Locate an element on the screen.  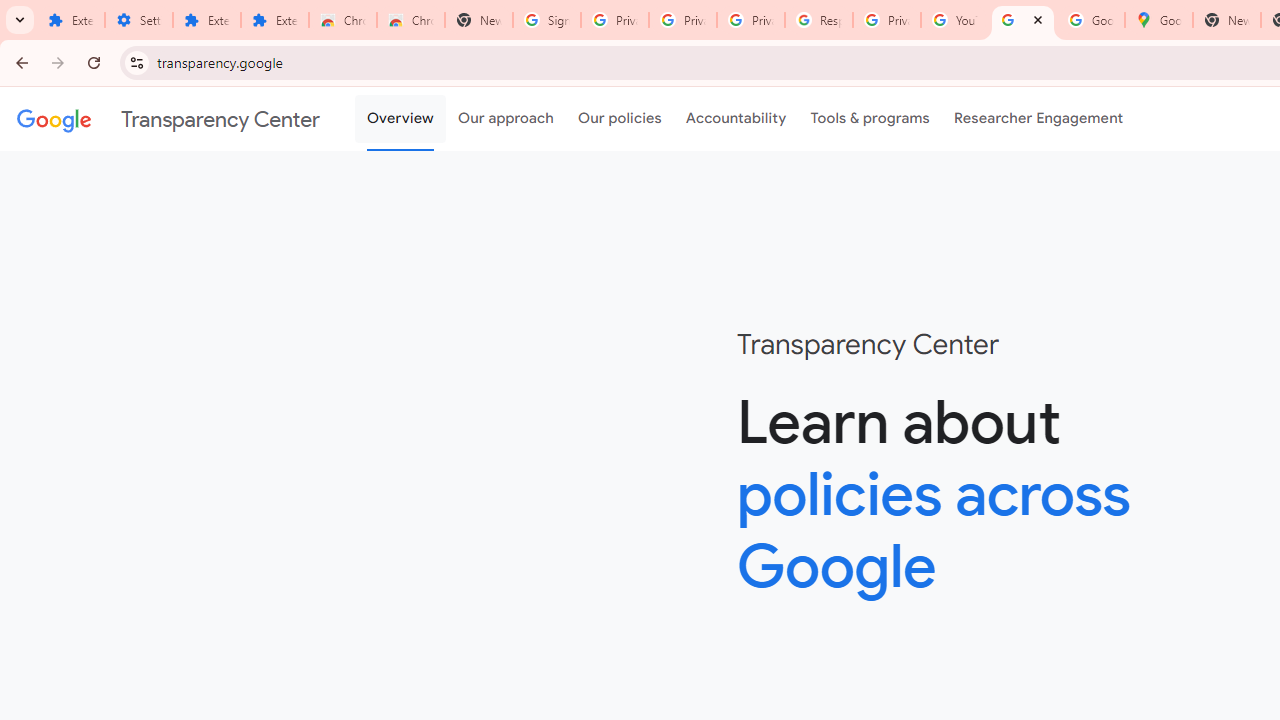
'YouTube' is located at coordinates (953, 20).